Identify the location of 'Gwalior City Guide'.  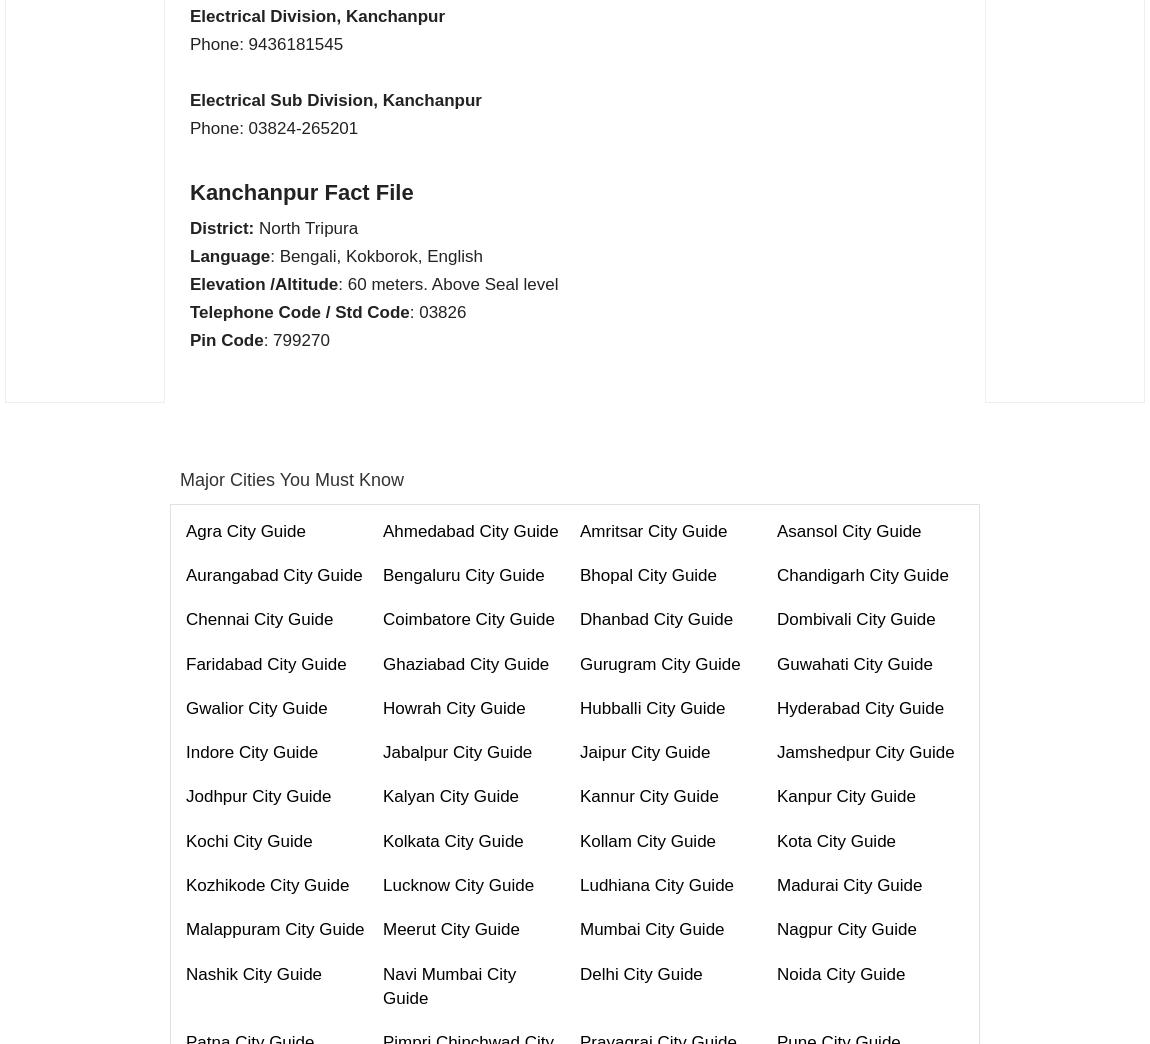
(255, 706).